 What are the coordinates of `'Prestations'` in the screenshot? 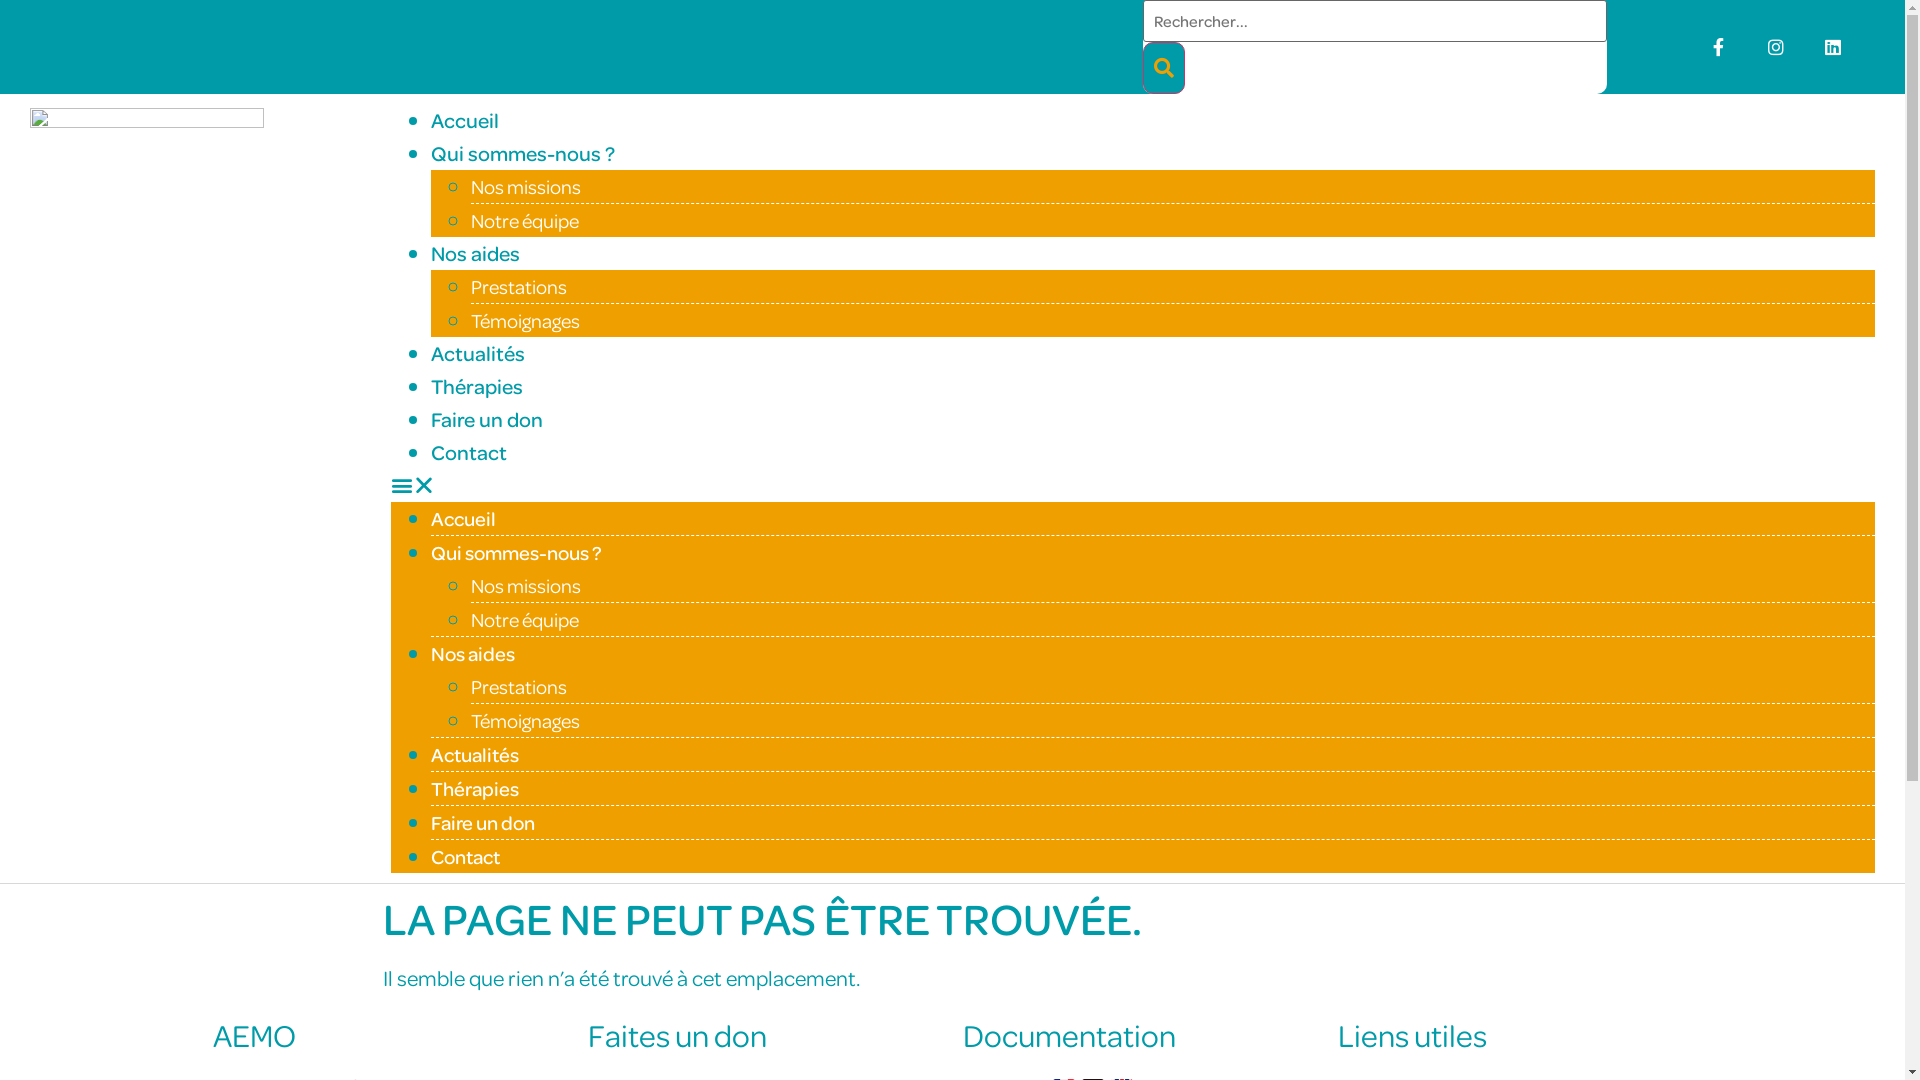 It's located at (518, 685).